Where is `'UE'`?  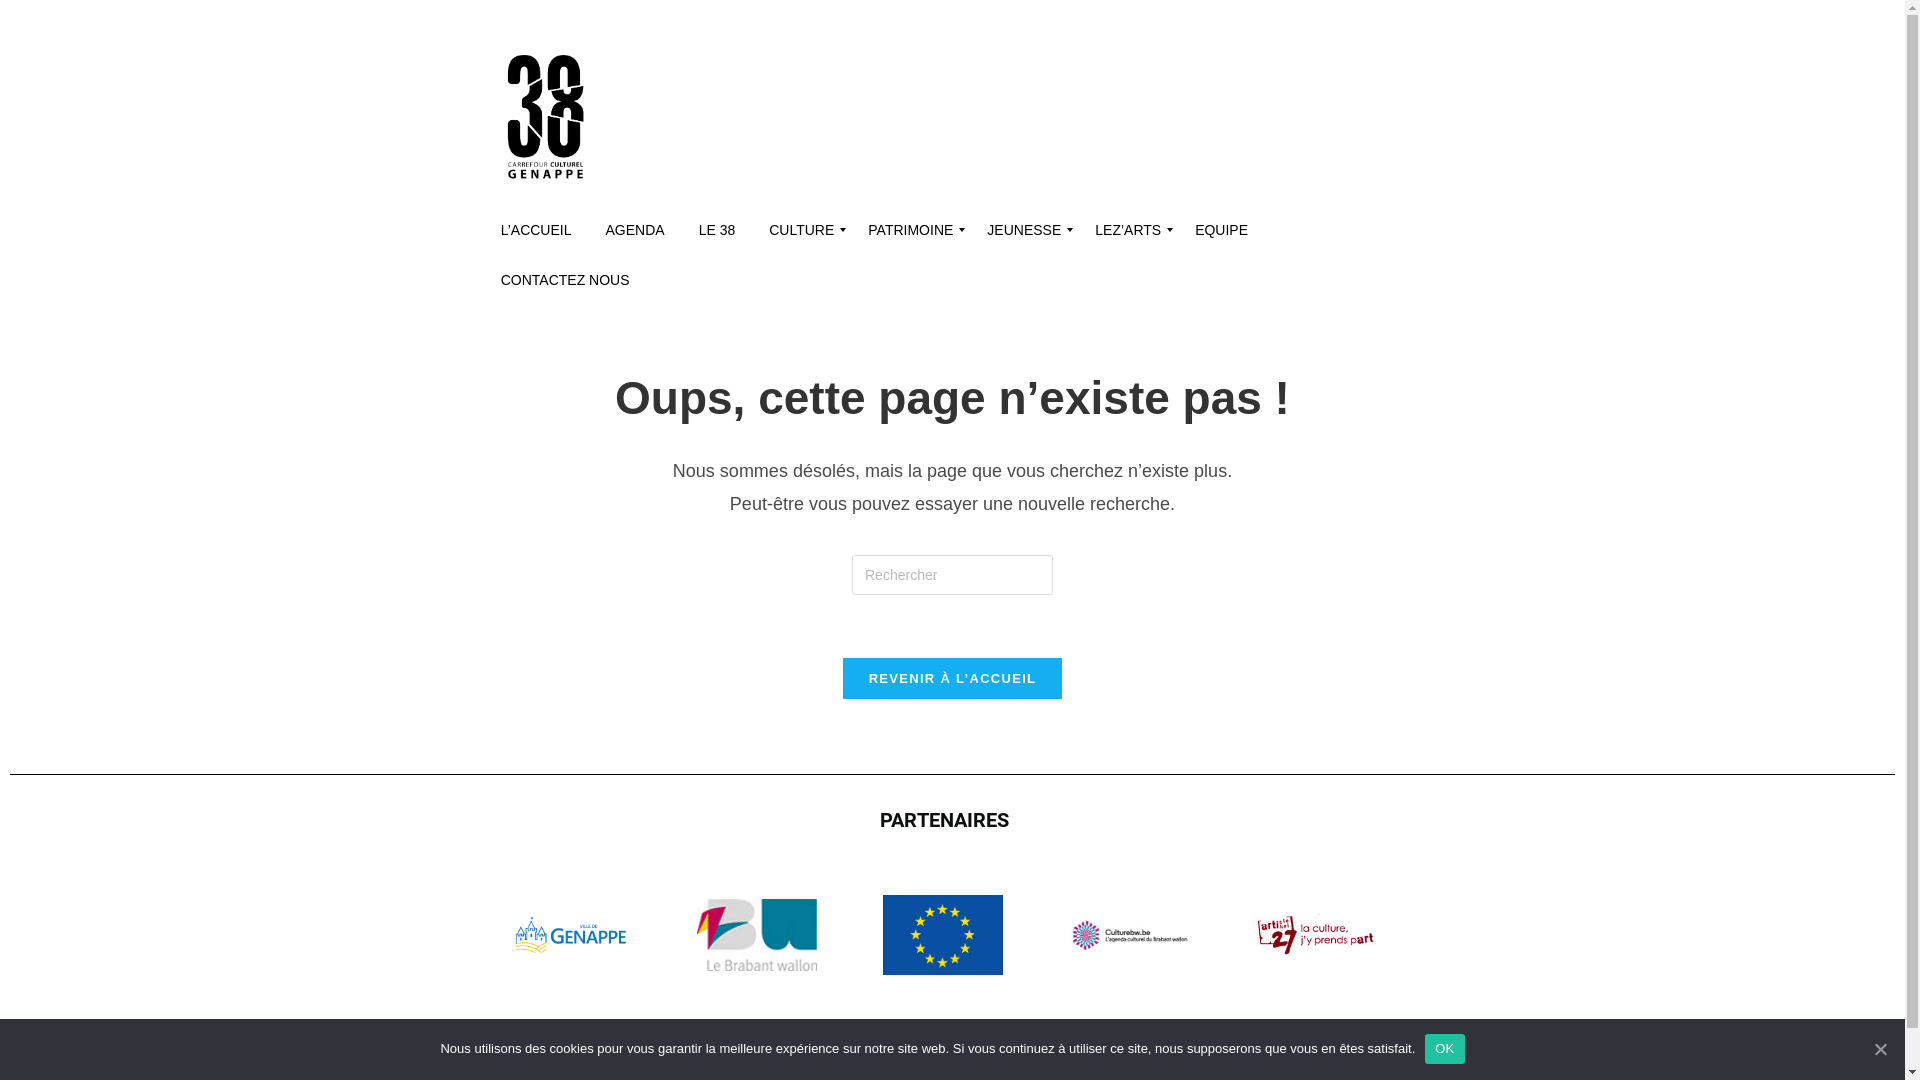
'UE' is located at coordinates (941, 934).